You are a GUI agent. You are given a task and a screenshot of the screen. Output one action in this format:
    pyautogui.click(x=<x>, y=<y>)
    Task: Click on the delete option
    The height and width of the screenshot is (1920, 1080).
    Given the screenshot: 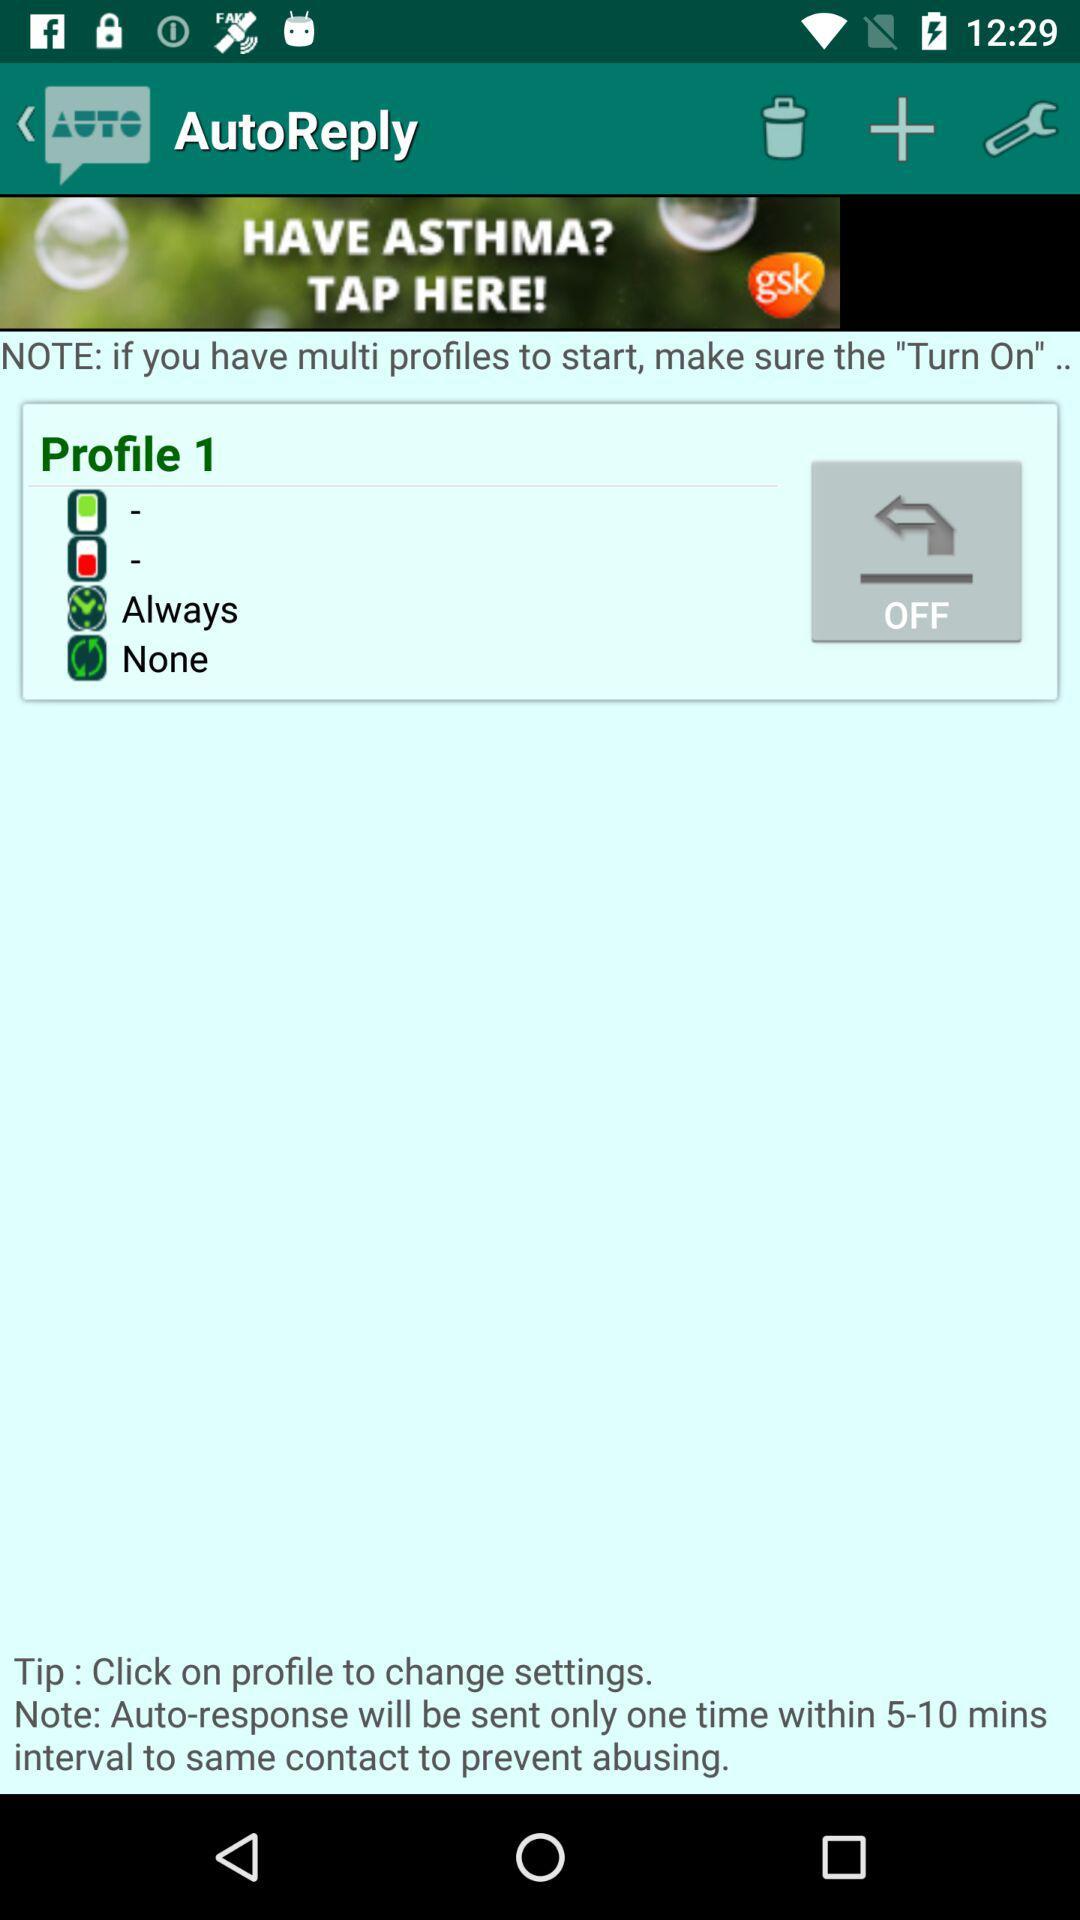 What is the action you would take?
    pyautogui.click(x=782, y=127)
    